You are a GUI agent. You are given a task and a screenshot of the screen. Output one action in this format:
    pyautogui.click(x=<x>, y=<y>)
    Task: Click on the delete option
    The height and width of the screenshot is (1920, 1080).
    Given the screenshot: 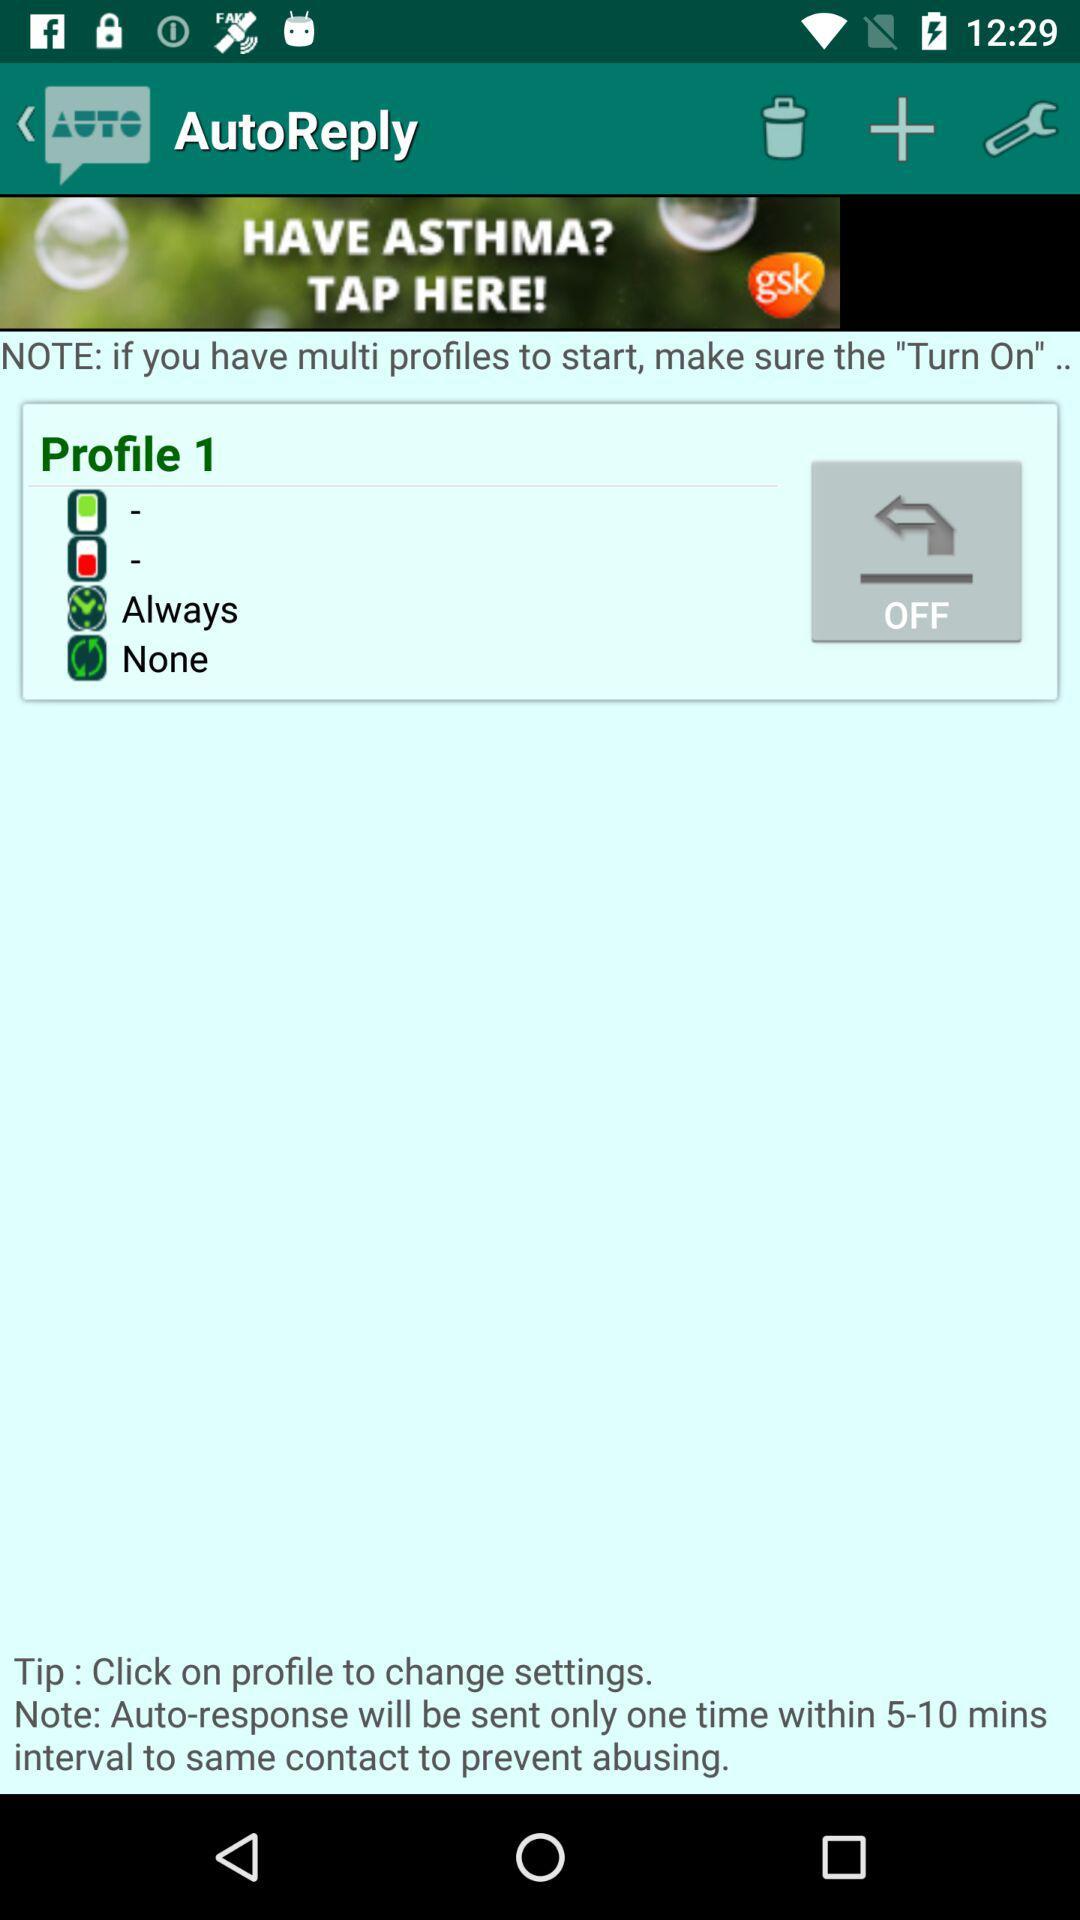 What is the action you would take?
    pyautogui.click(x=782, y=127)
    